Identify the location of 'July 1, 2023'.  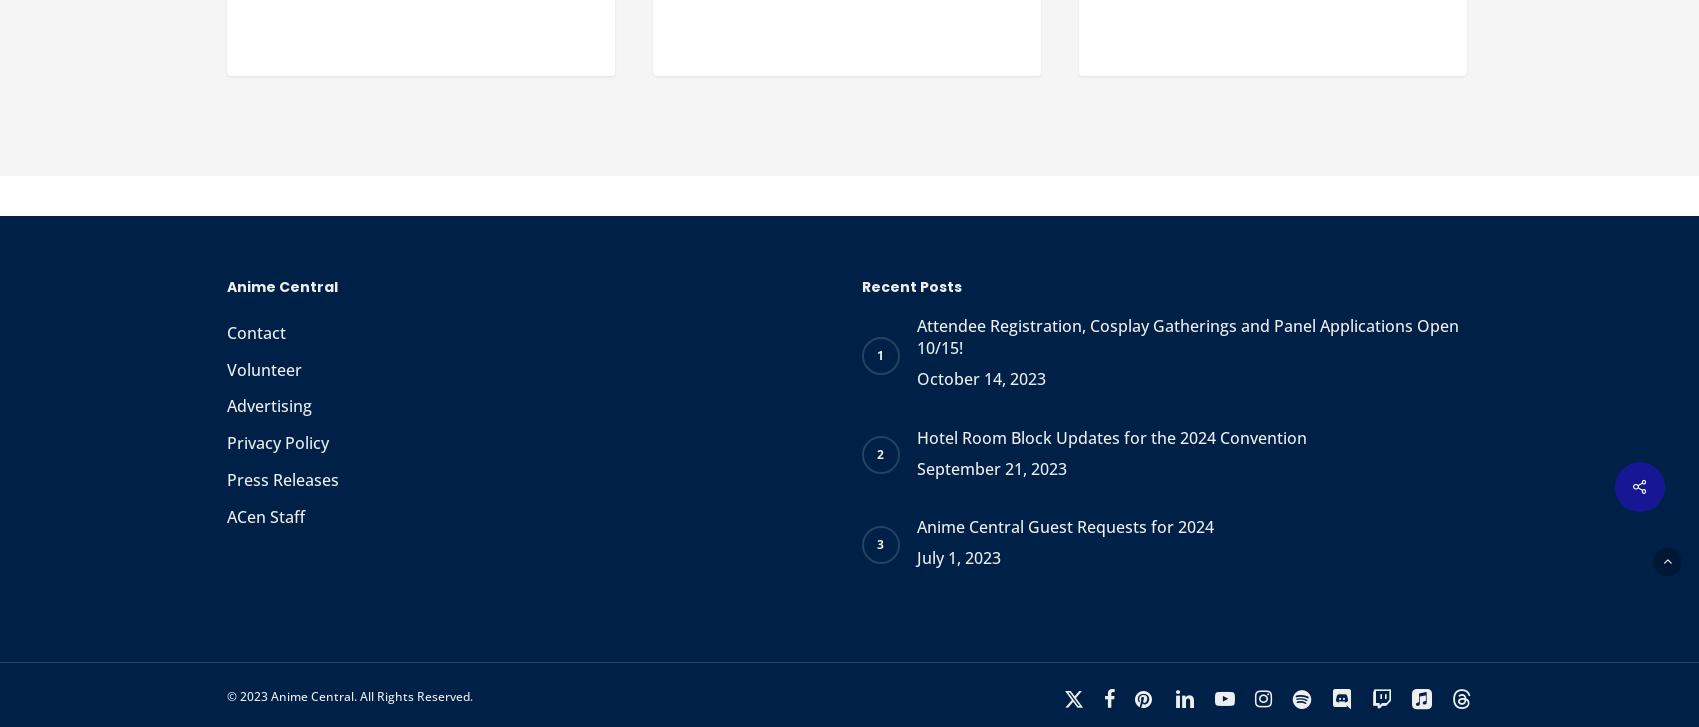
(958, 556).